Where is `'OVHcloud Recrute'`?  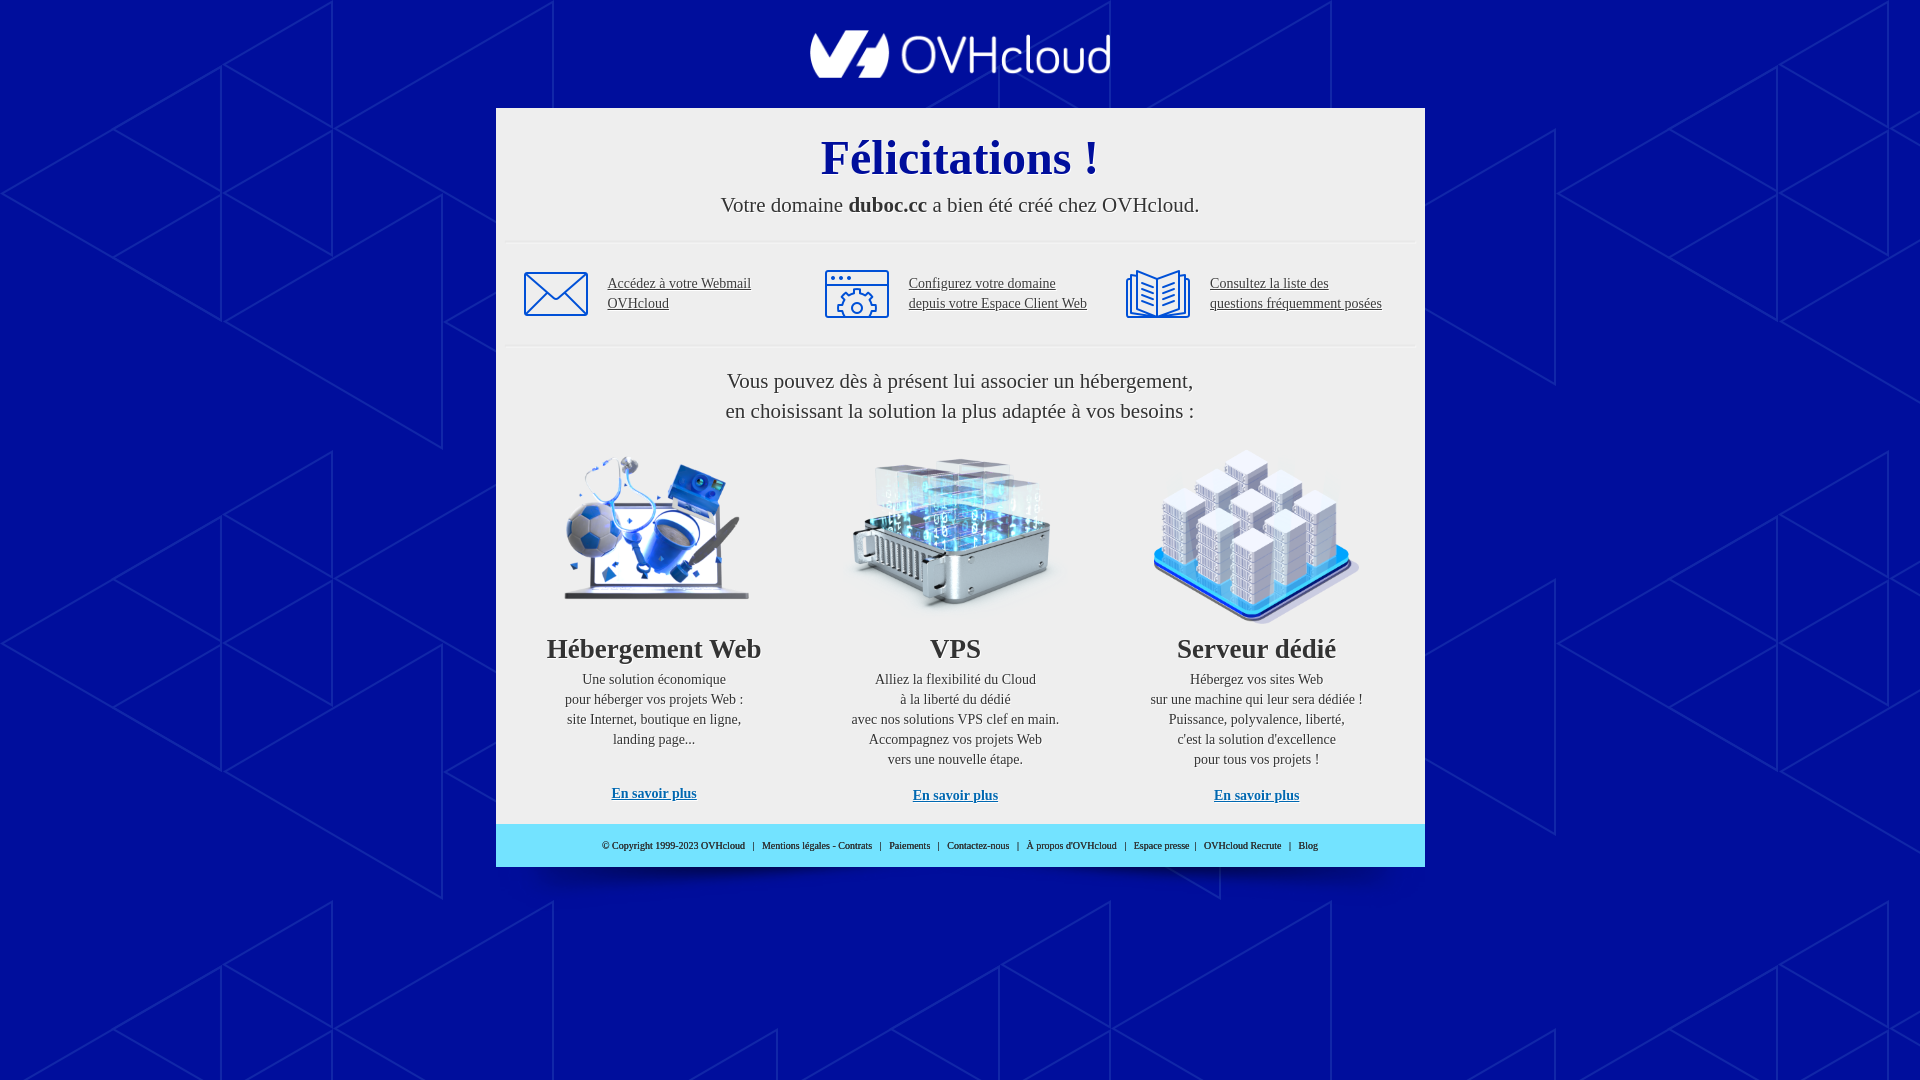 'OVHcloud Recrute' is located at coordinates (1203, 845).